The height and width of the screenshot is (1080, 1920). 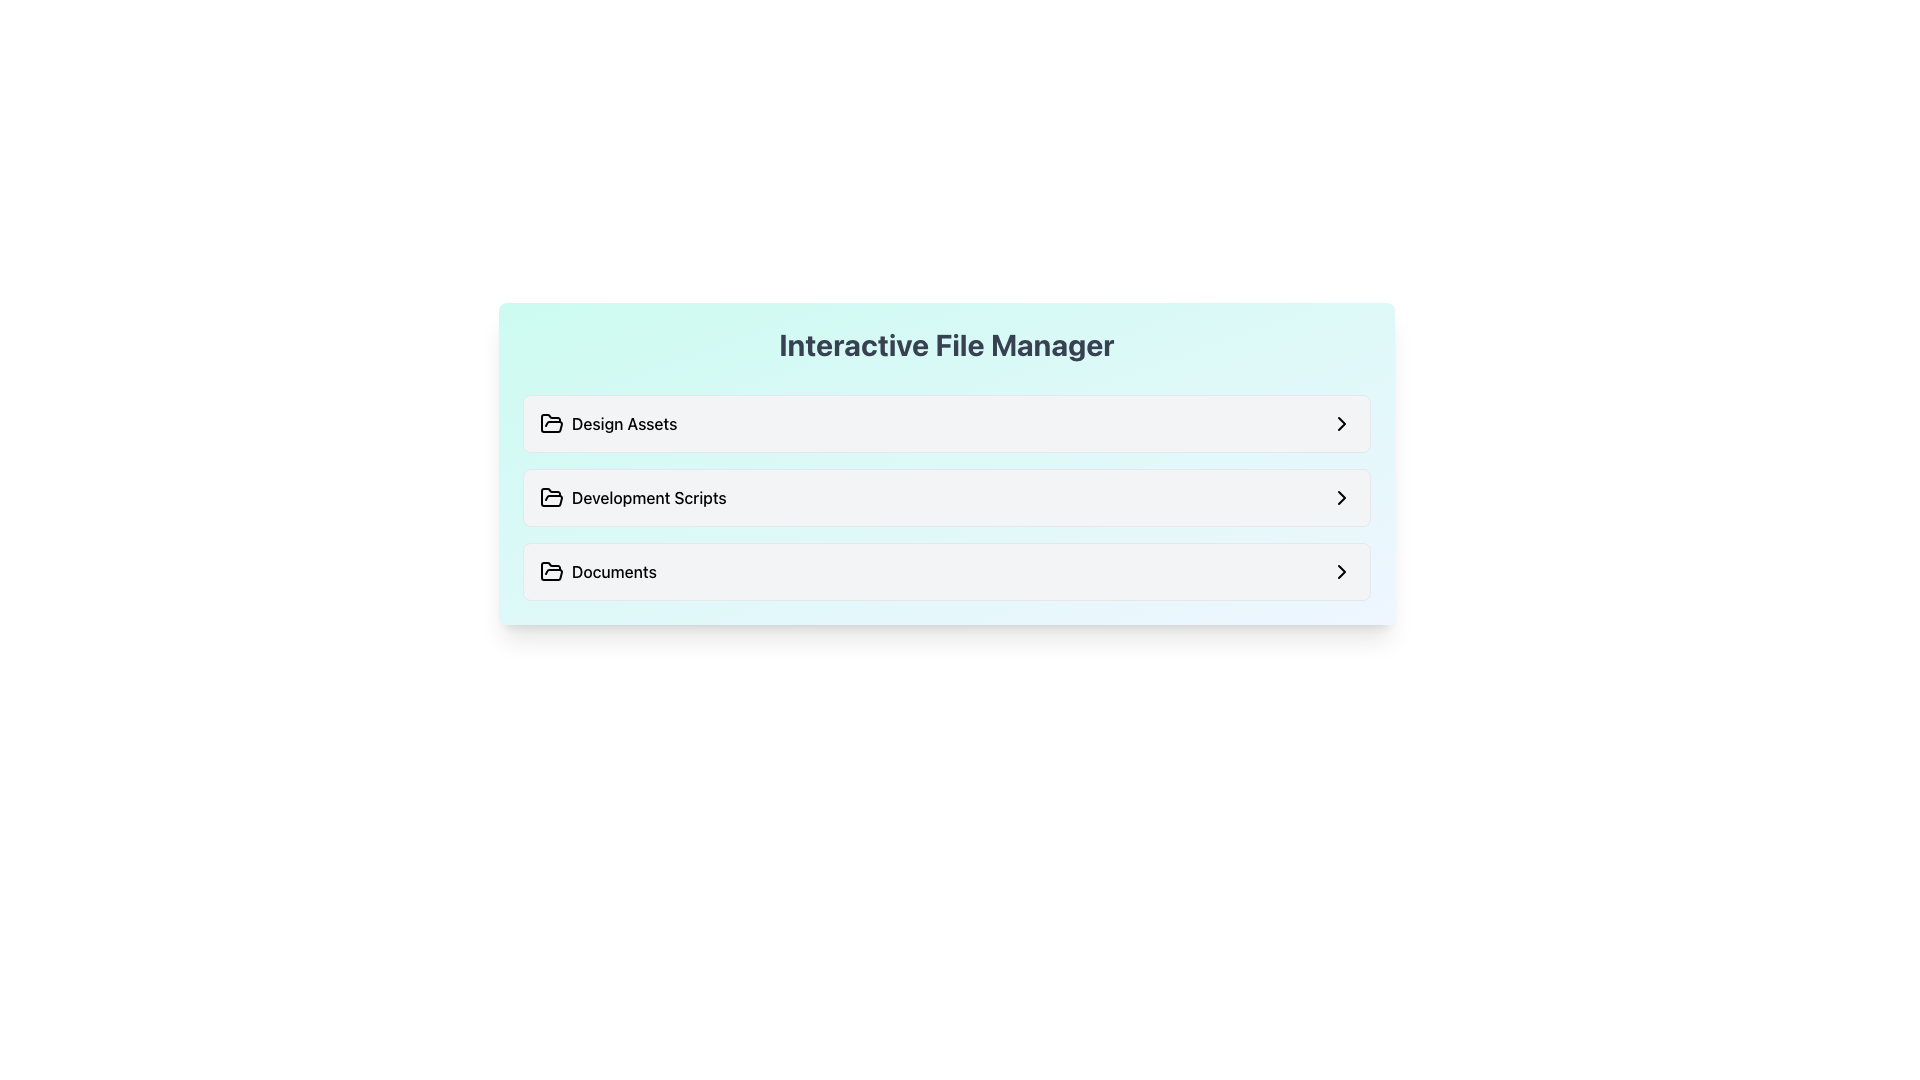 I want to click on the chevron-shaped icon button located in the second row, next to 'Development Scripts', so click(x=1342, y=423).